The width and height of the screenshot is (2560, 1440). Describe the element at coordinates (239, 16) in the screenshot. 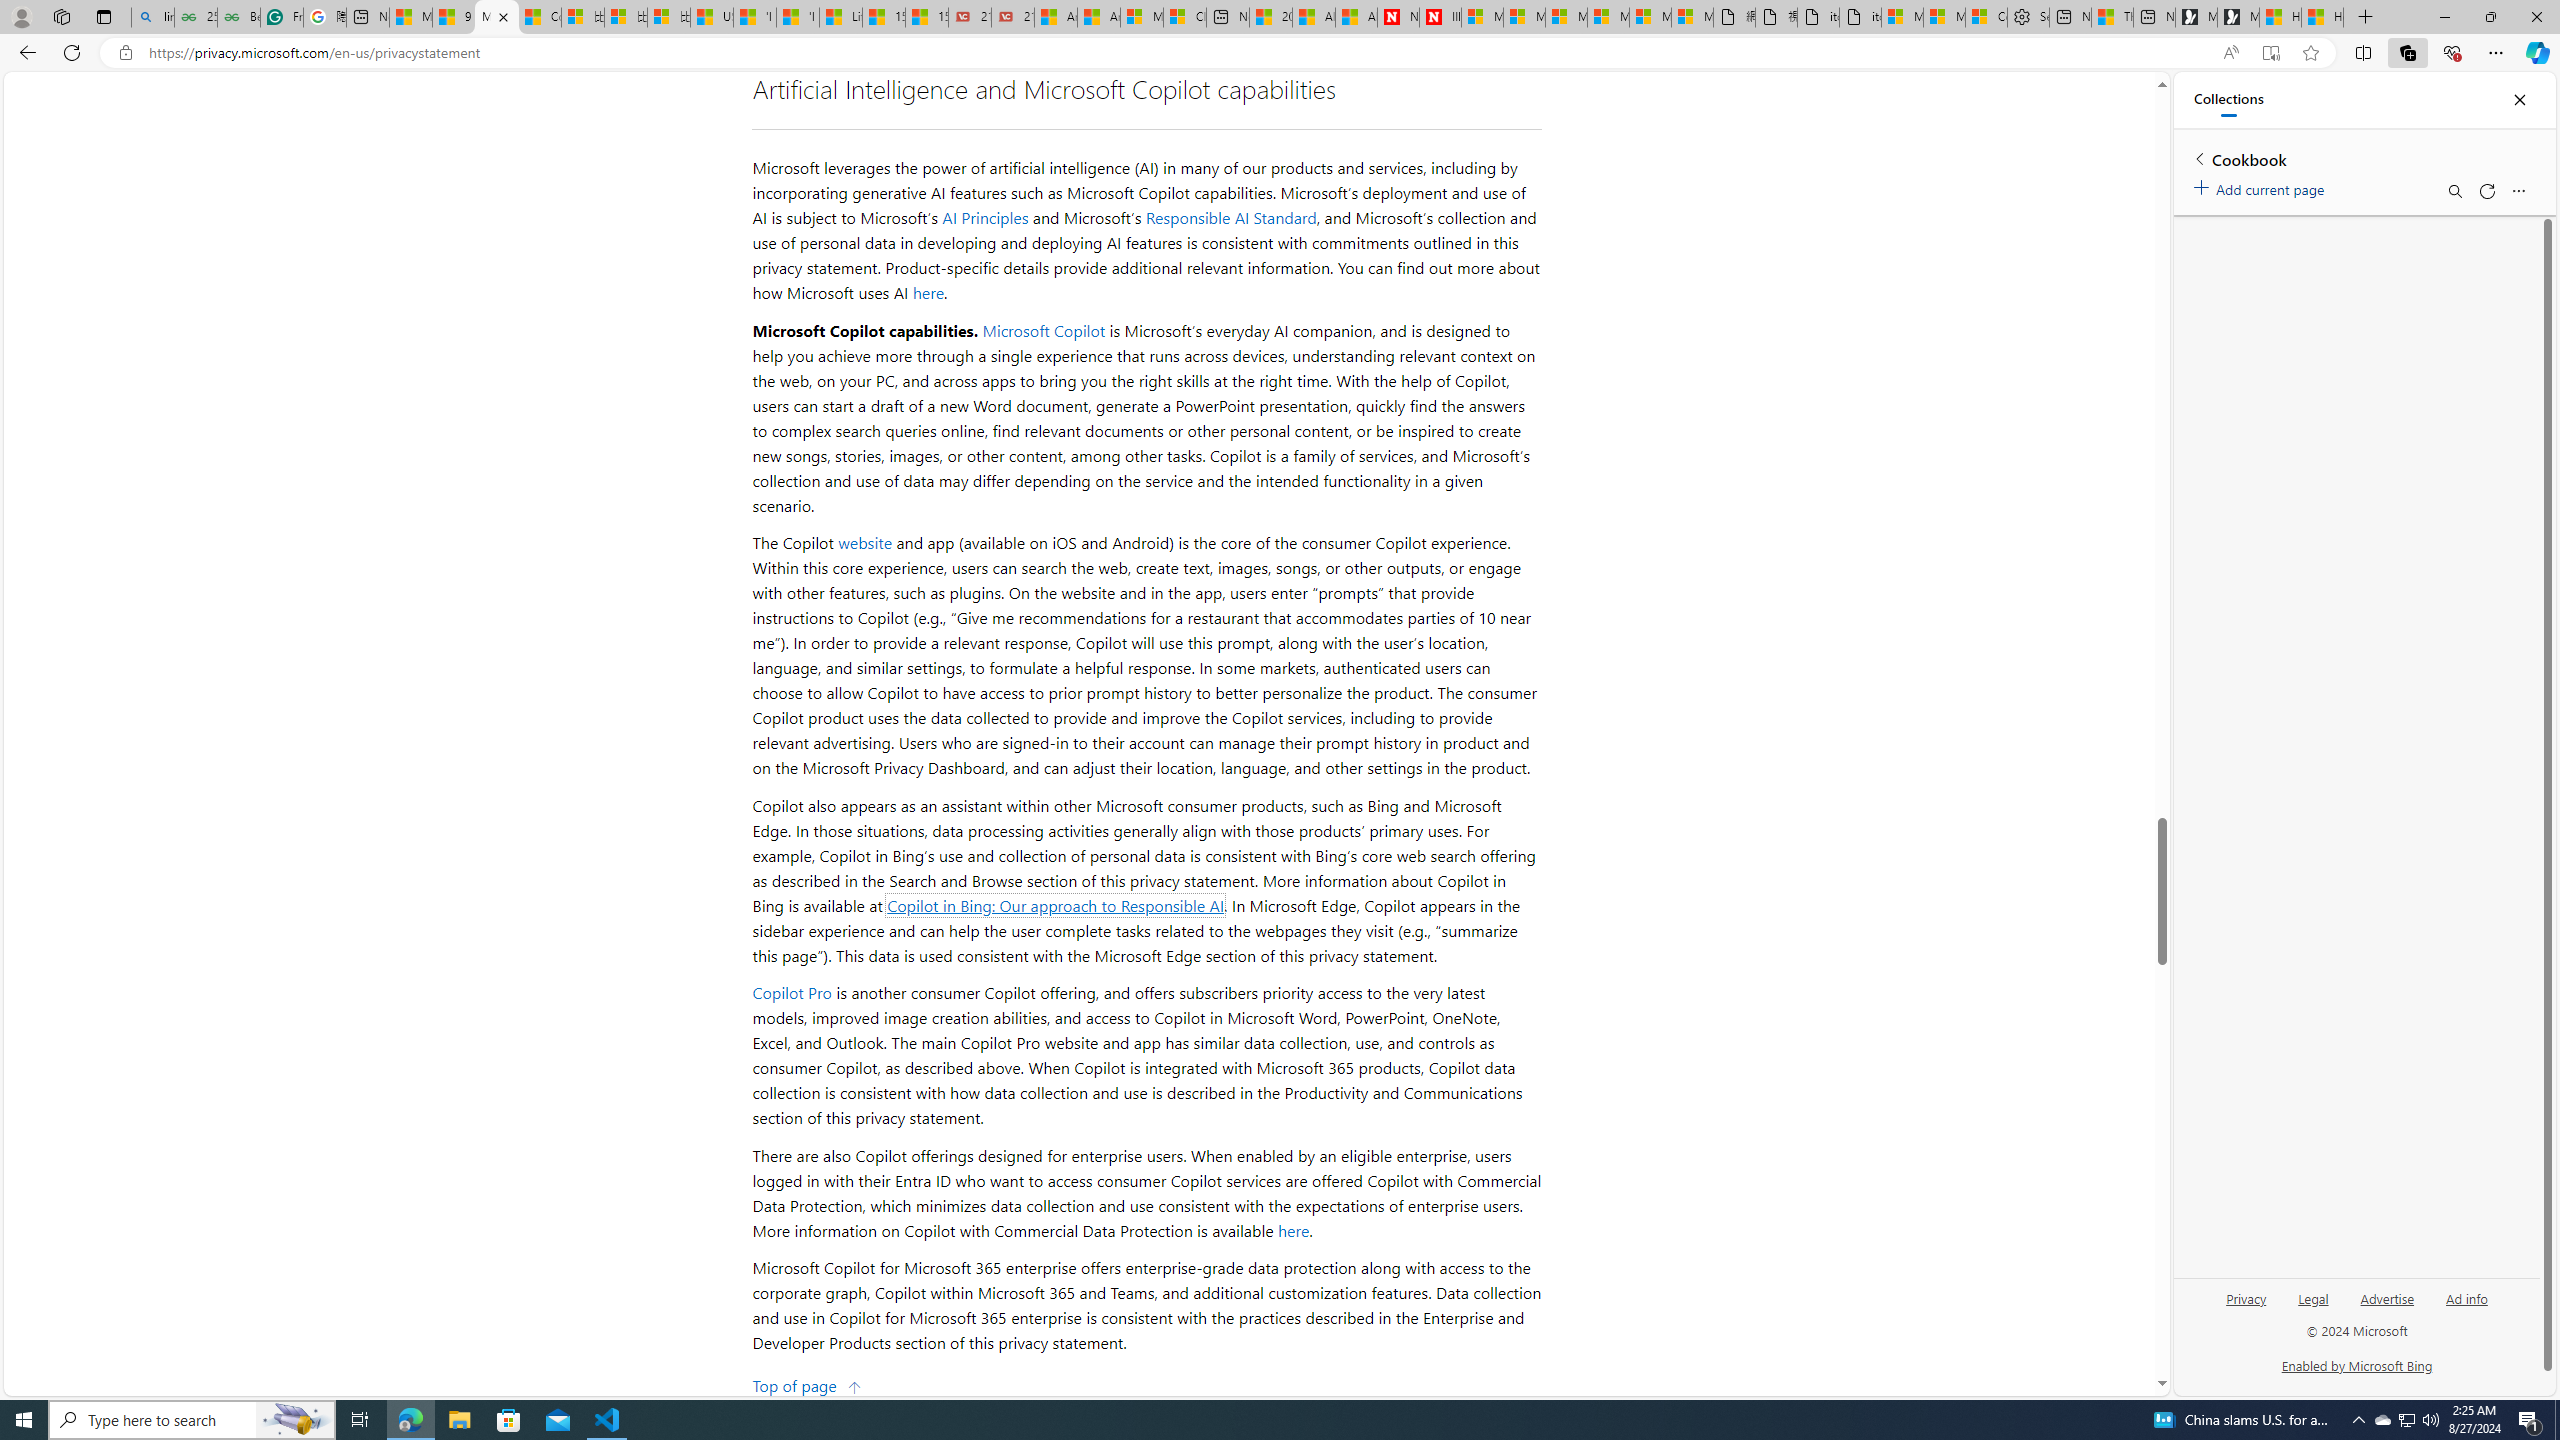

I see `'Best SSL Certificates Provider in India - GeeksforGeeks'` at that location.